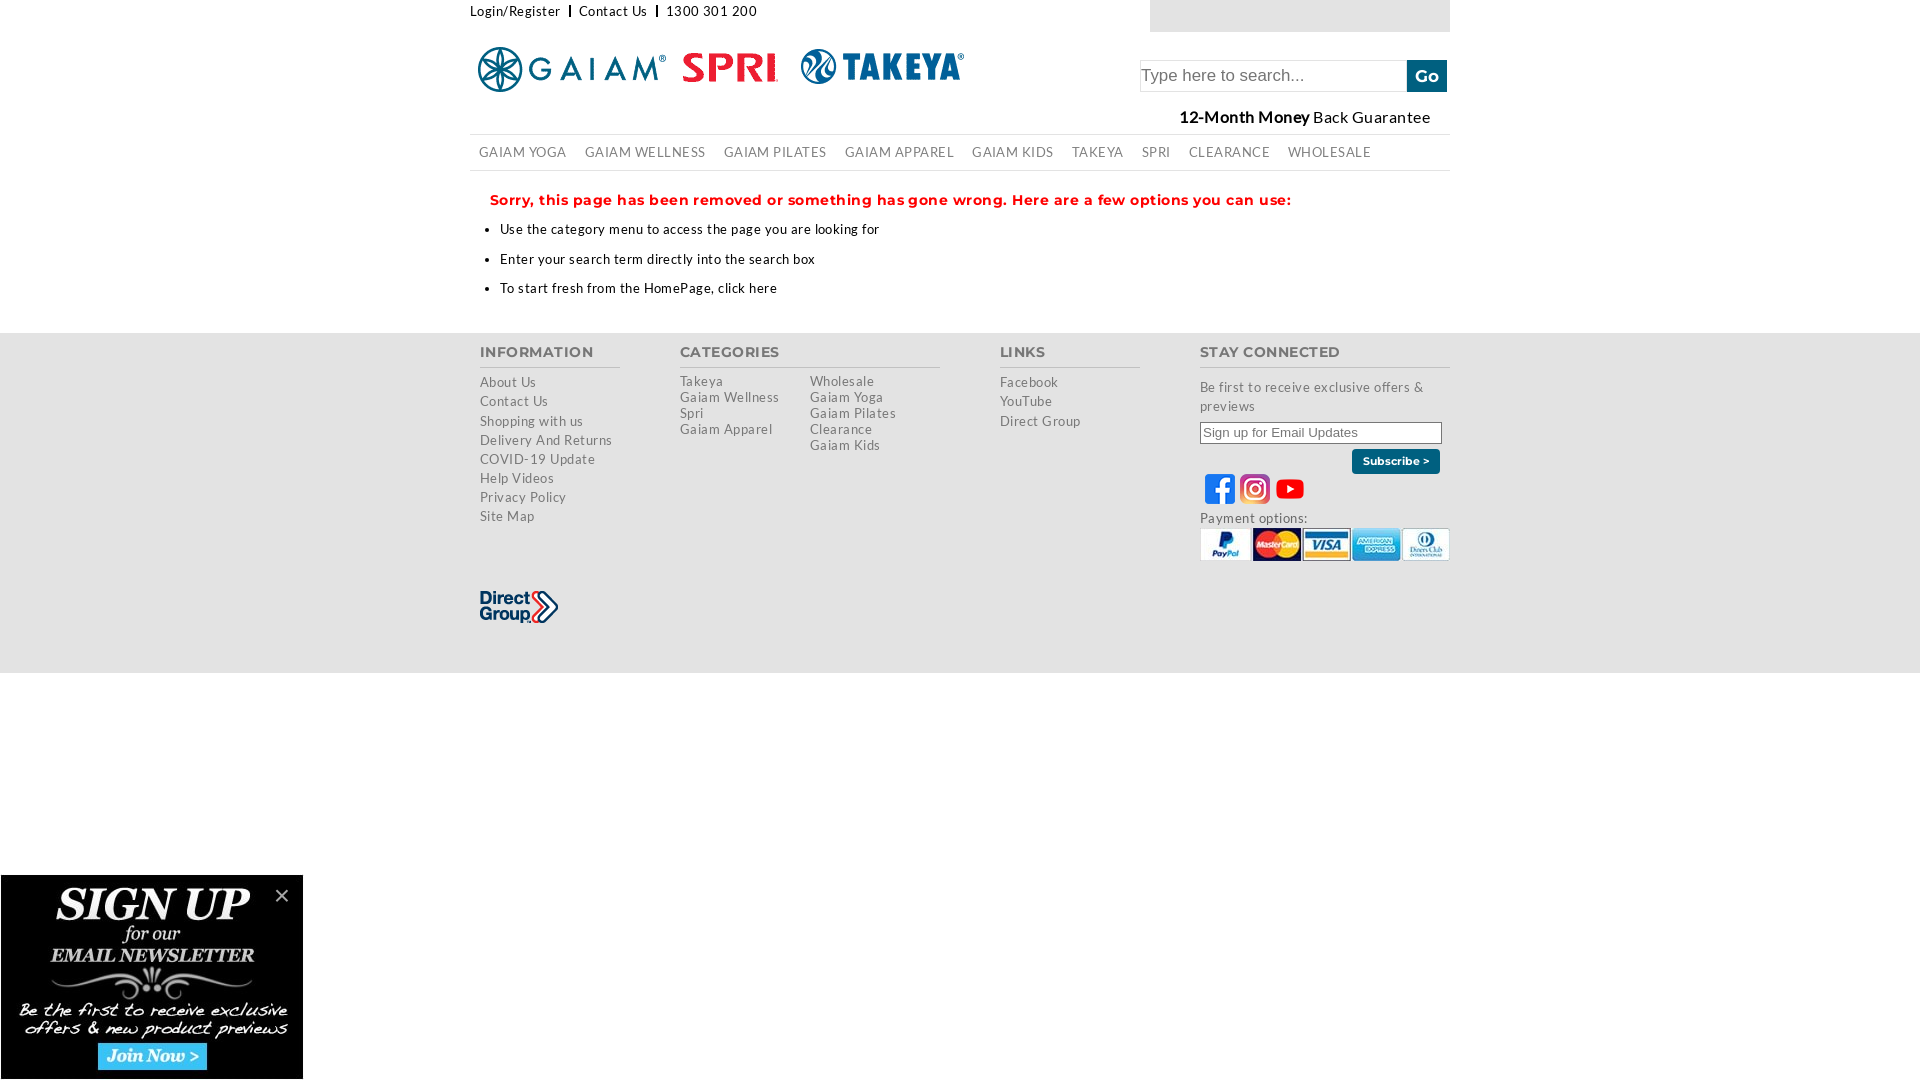  Describe the element at coordinates (701, 381) in the screenshot. I see `'Takeya'` at that location.